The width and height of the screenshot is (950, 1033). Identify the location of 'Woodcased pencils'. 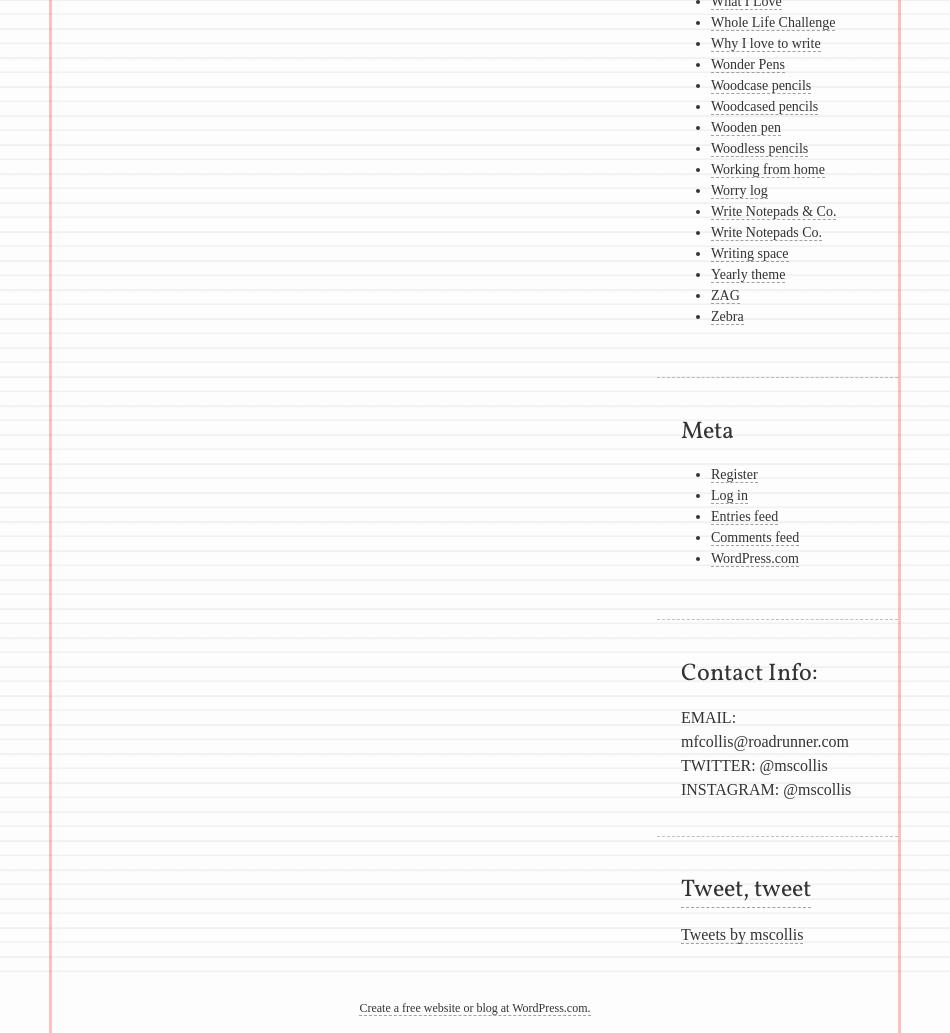
(762, 106).